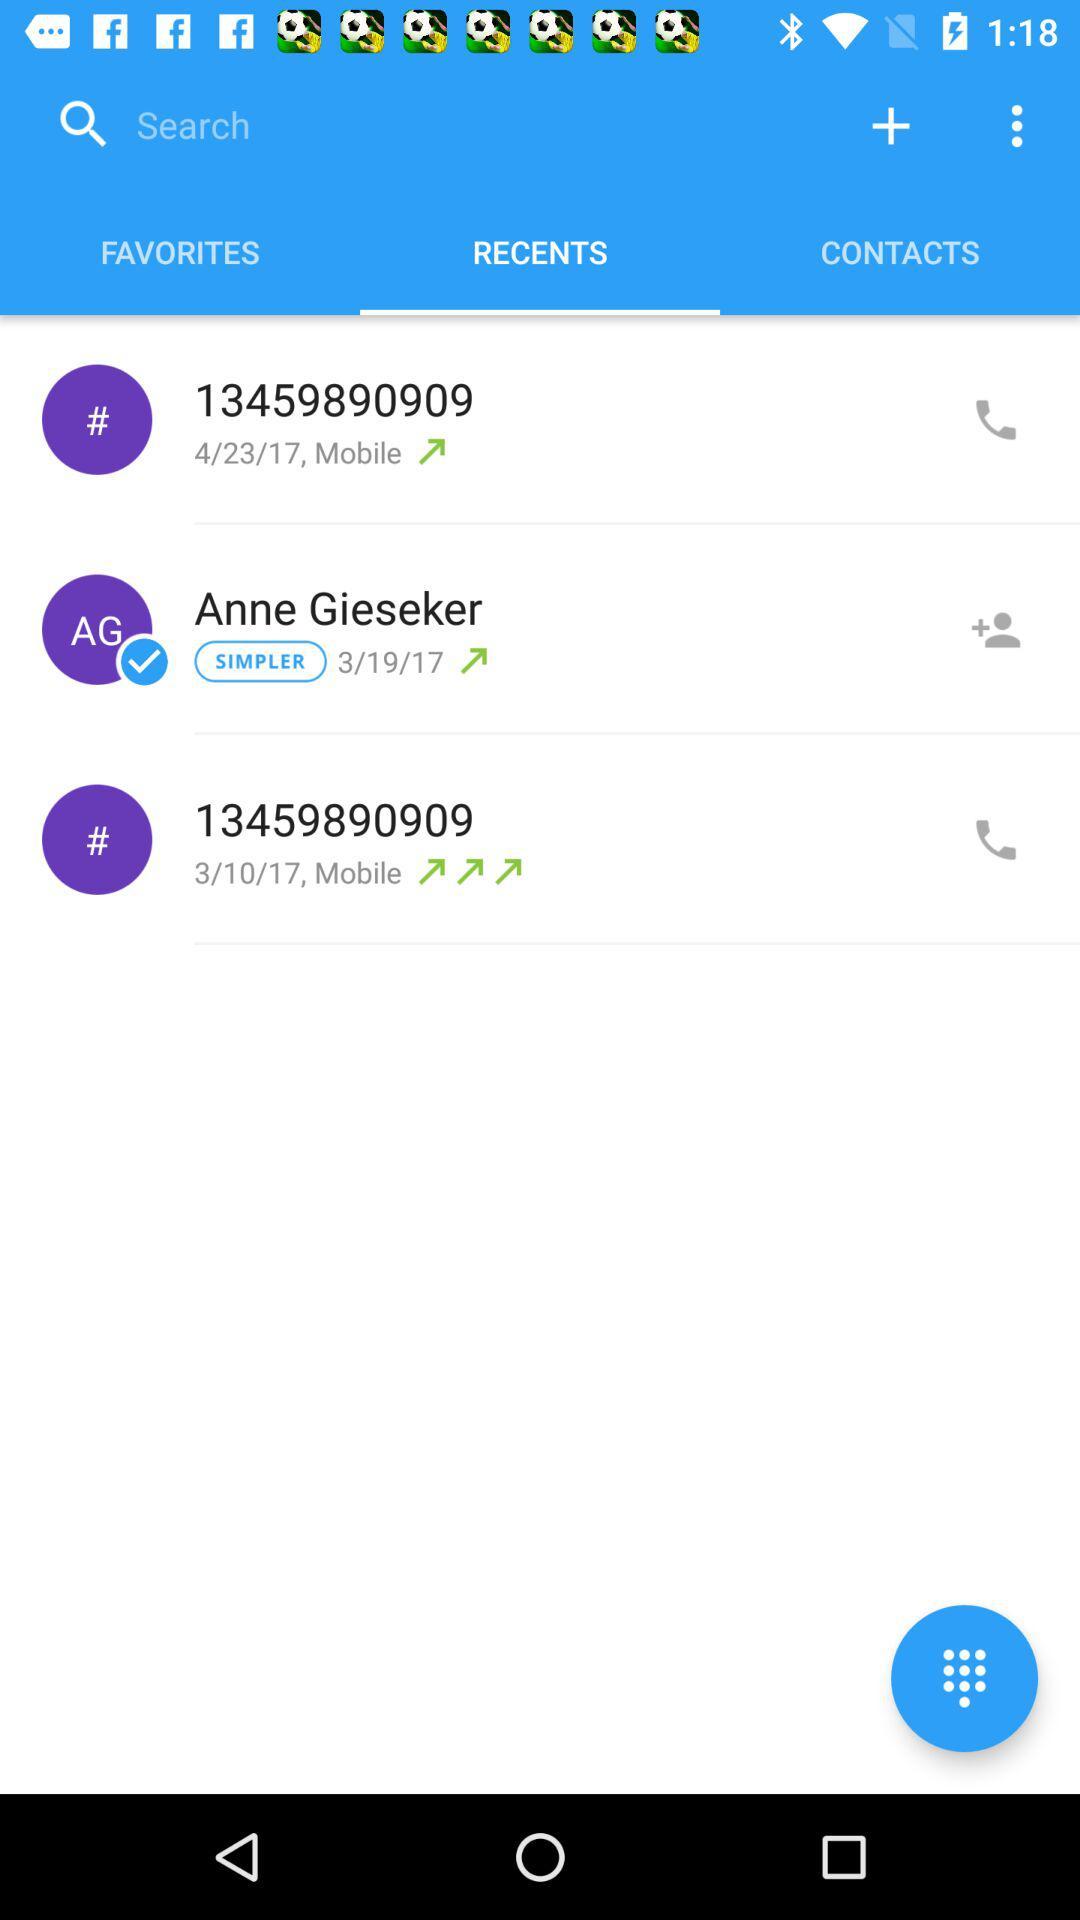 This screenshot has height=1920, width=1080. I want to click on shows plus icon, so click(890, 124).